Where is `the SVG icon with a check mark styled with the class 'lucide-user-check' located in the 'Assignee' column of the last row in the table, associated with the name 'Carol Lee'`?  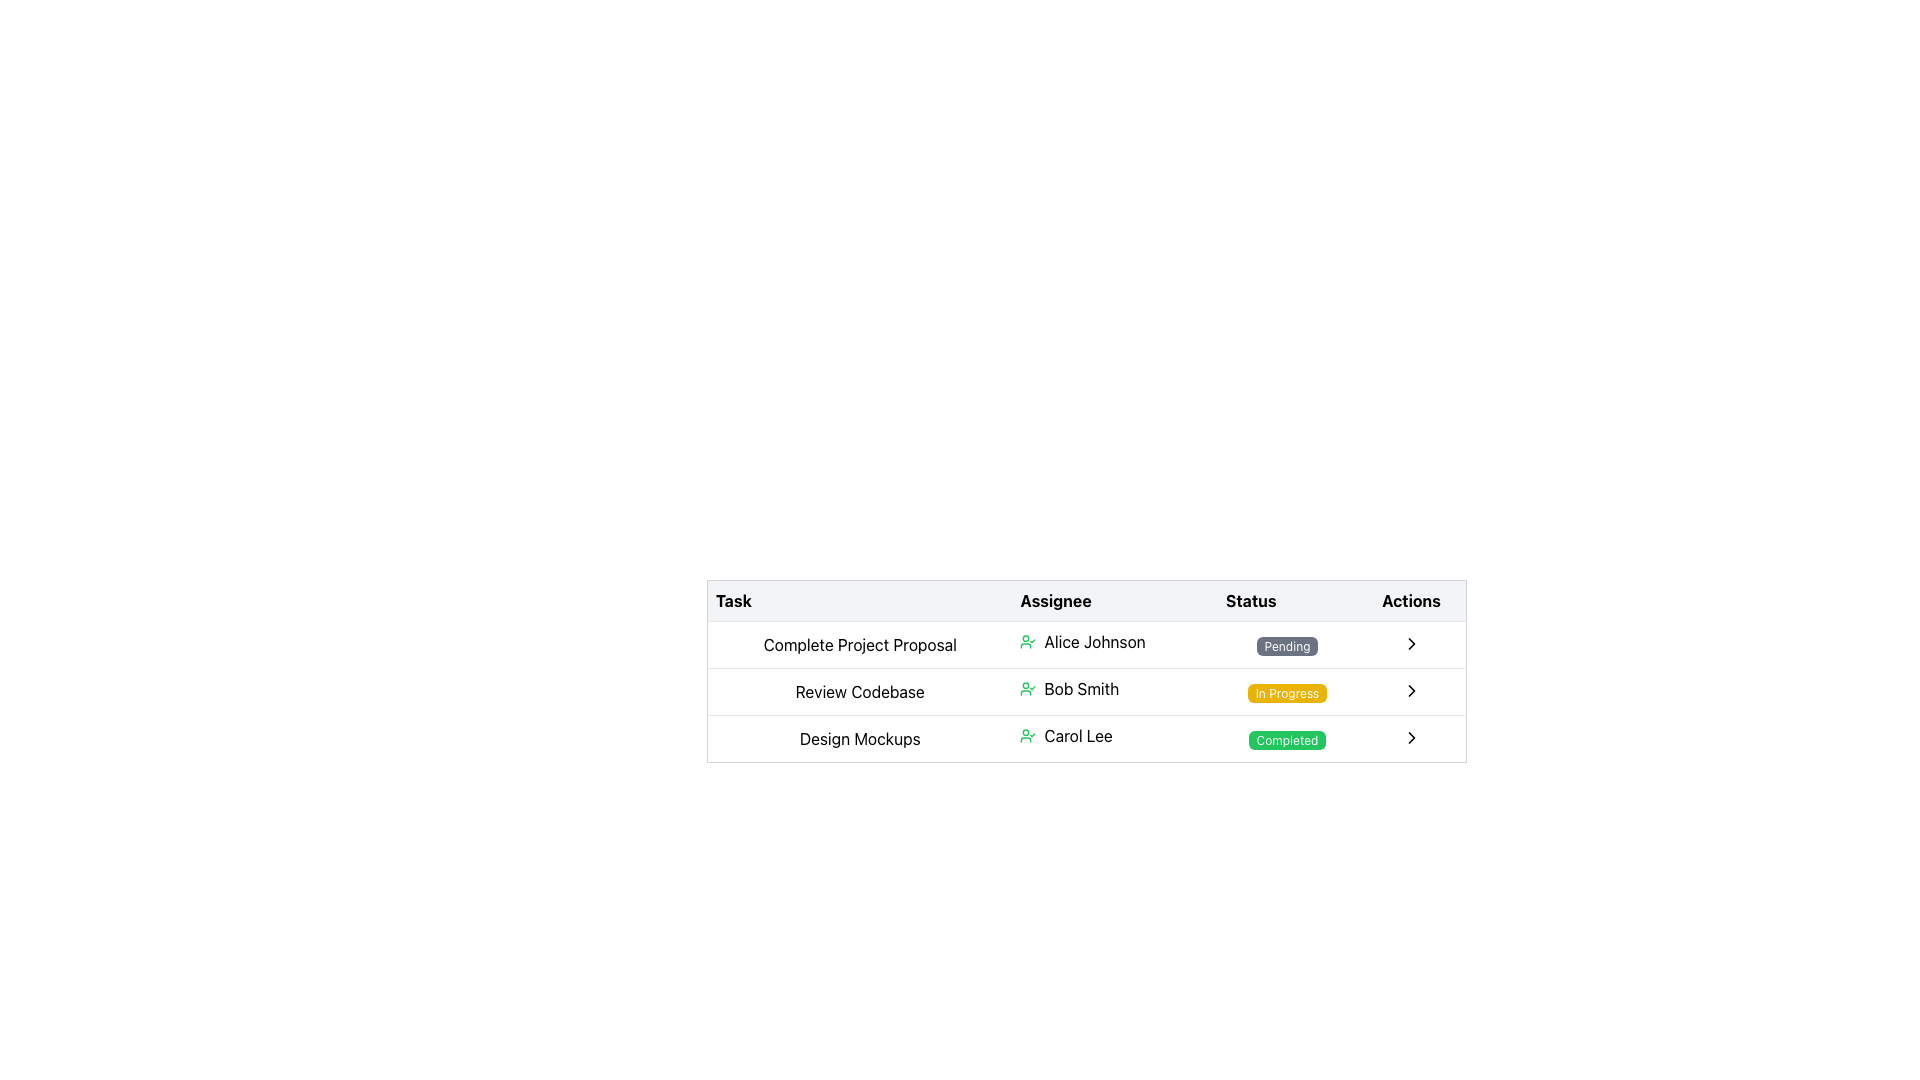
the SVG icon with a check mark styled with the class 'lucide-user-check' located in the 'Assignee' column of the last row in the table, associated with the name 'Carol Lee' is located at coordinates (1028, 736).